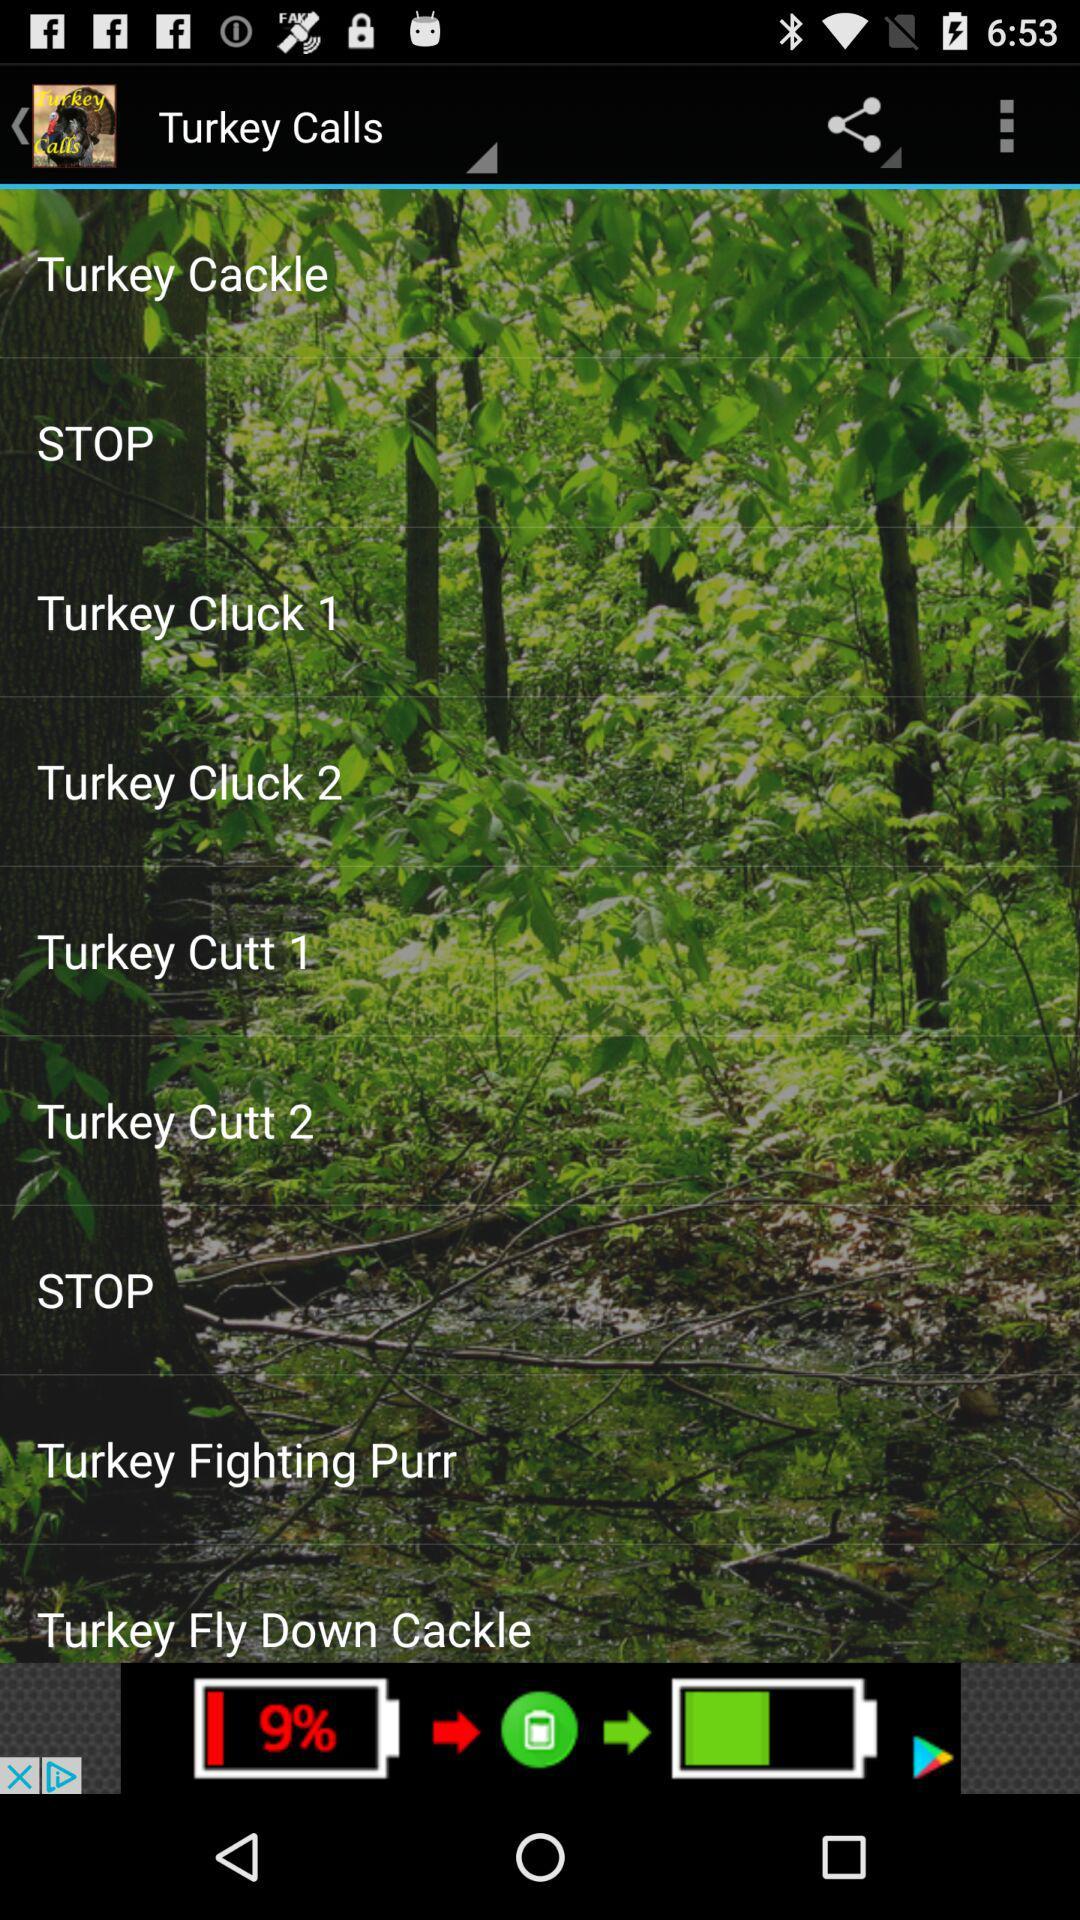 The image size is (1080, 1920). I want to click on advertisement for battery improvement app, so click(540, 1727).